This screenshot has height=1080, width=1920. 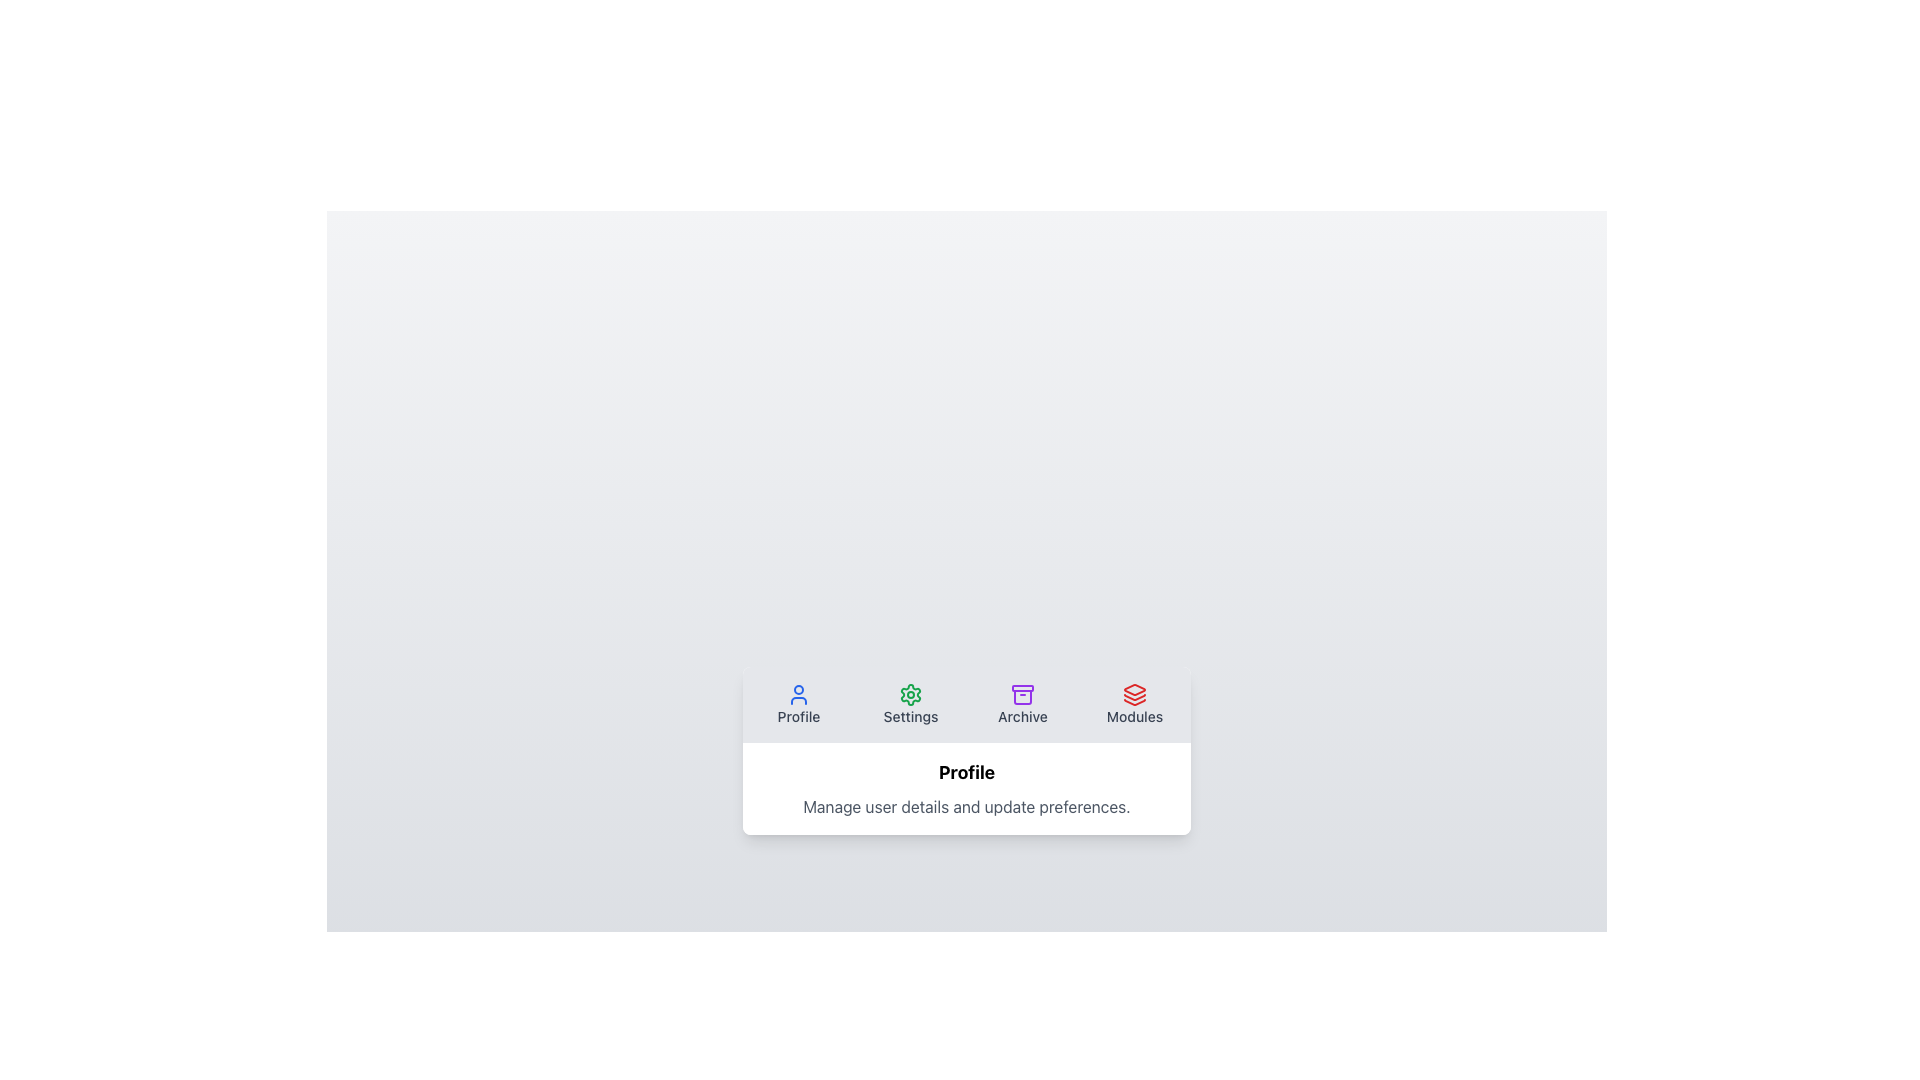 I want to click on the blue outlined user profile icon located in the Profile section of the interface, which features a circular head and semi-oval body, positioned at the top center of the interface, so click(x=797, y=693).